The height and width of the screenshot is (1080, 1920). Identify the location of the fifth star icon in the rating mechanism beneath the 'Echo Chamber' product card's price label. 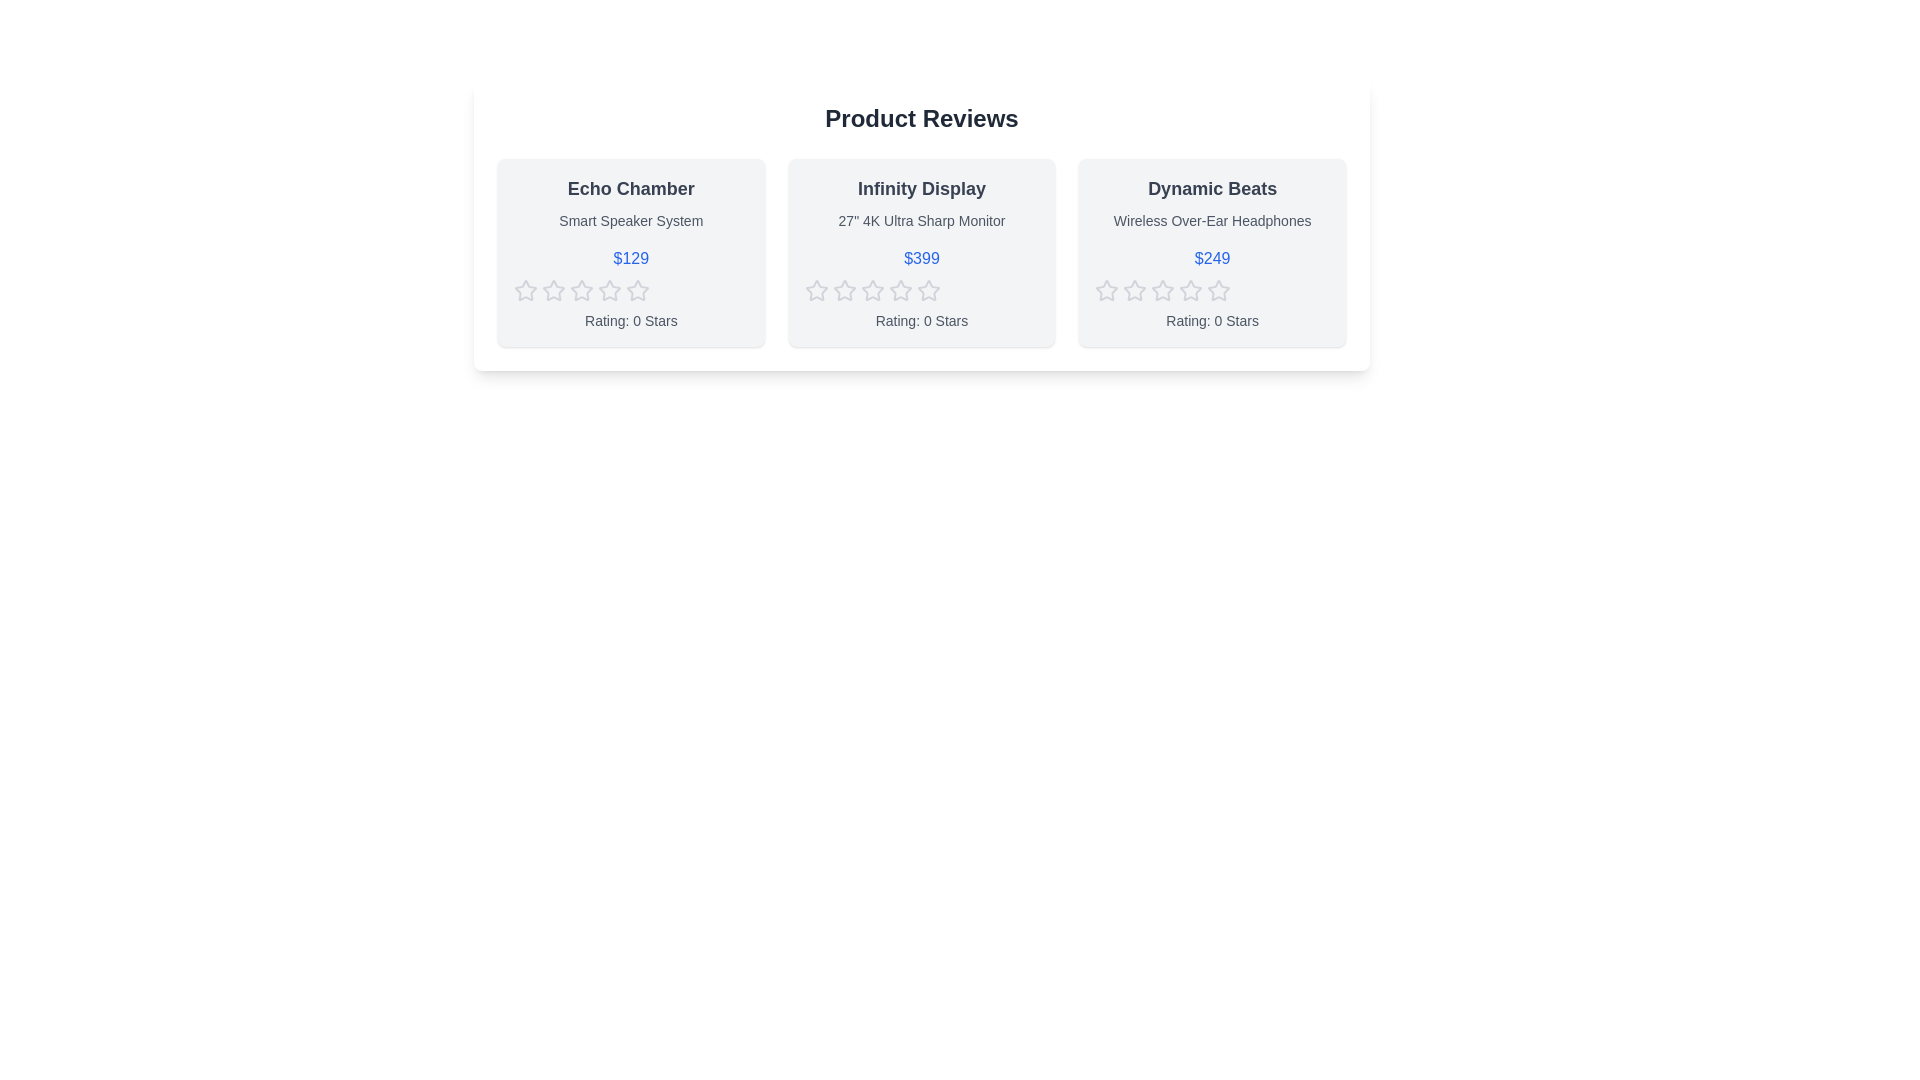
(637, 290).